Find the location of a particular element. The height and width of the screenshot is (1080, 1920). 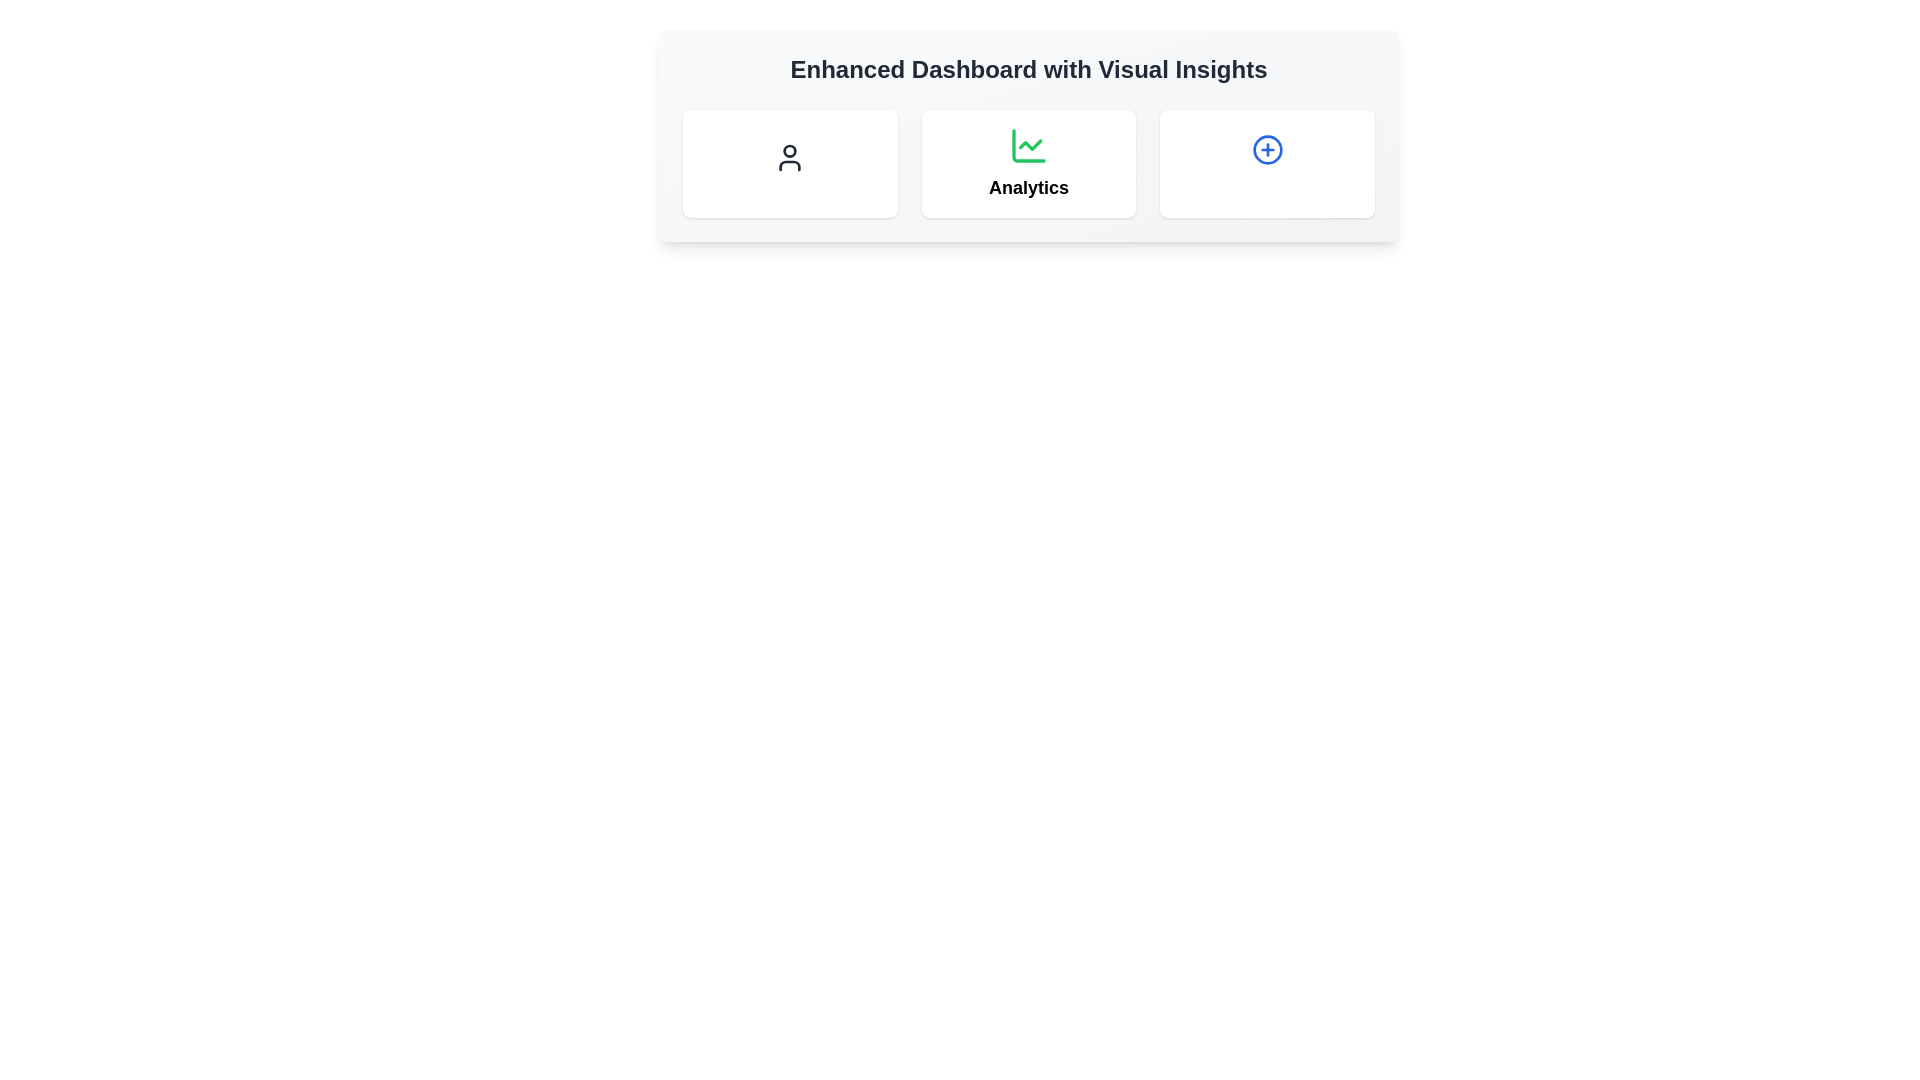

the Header text or title located at the top center of the dashboard, above the cards labeled 'Access Profile Settings,' 'Analytics,' and 'Add New Item.' is located at coordinates (1028, 68).